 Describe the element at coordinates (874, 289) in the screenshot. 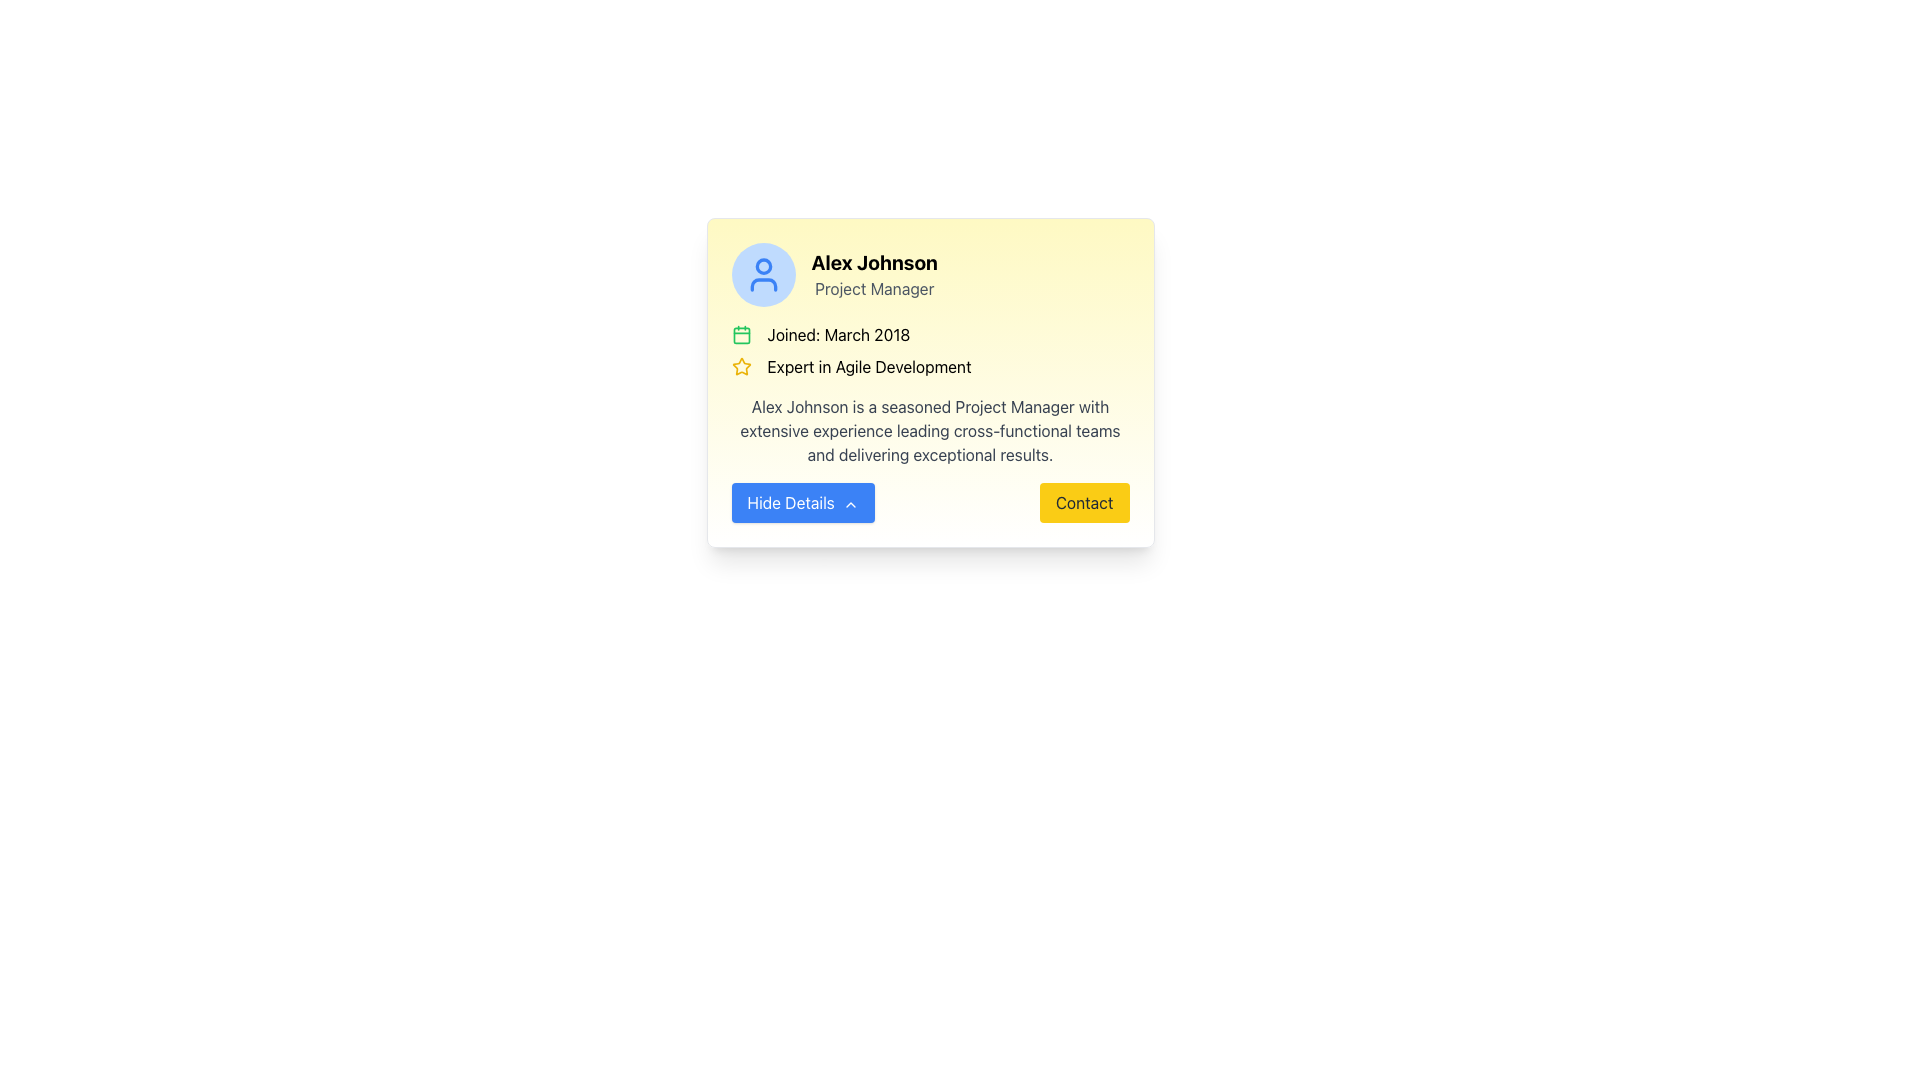

I see `the text label displaying the title 'Project Manager', which is located directly beneath the name 'Alex Johnson' in the profile card` at that location.